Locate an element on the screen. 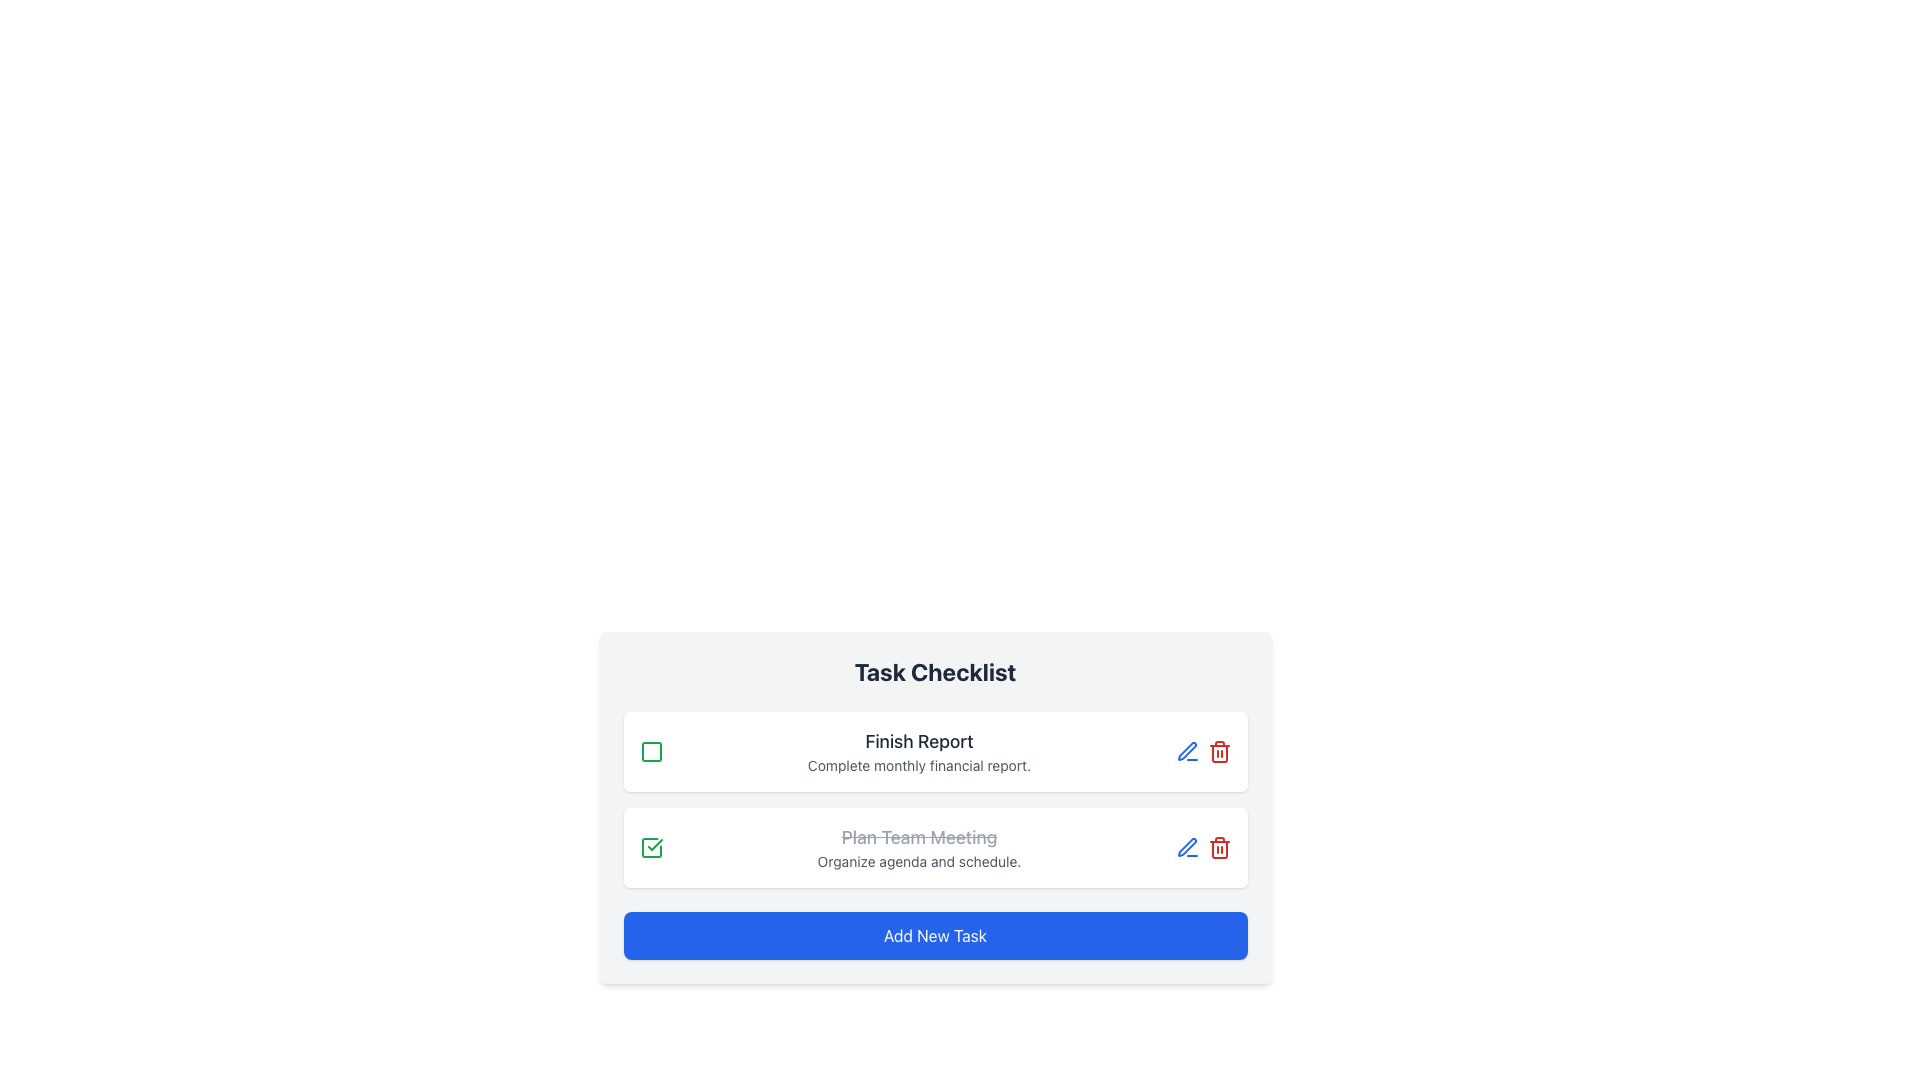 This screenshot has width=1920, height=1080. text segment displaying 'Organize agenda and schedule.' located below the strikethrough text 'Plan Team Meeting' in the task list is located at coordinates (918, 860).